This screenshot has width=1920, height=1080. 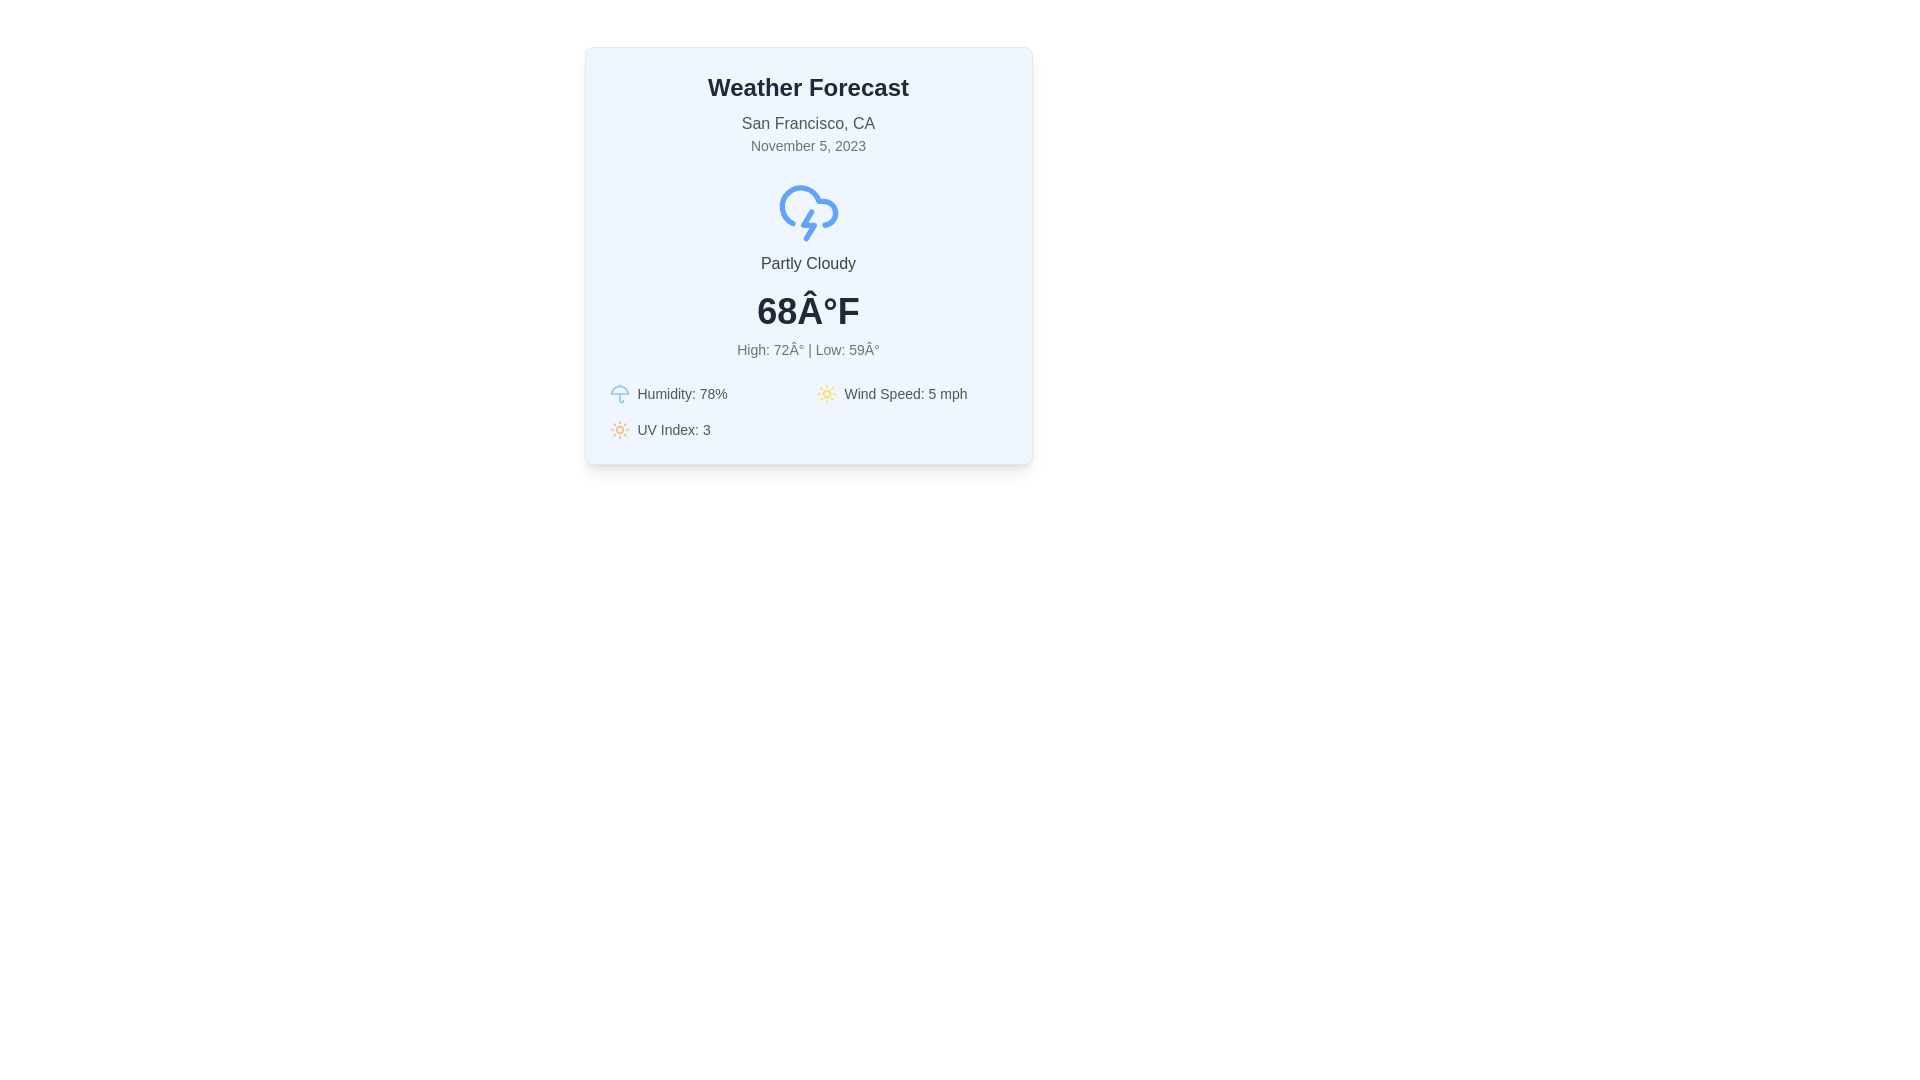 What do you see at coordinates (808, 145) in the screenshot?
I see `the text label displaying 'November 5, 2023', which is styled in small gray text and positioned below 'San Francisco, CA' in the weather forecast interface` at bounding box center [808, 145].